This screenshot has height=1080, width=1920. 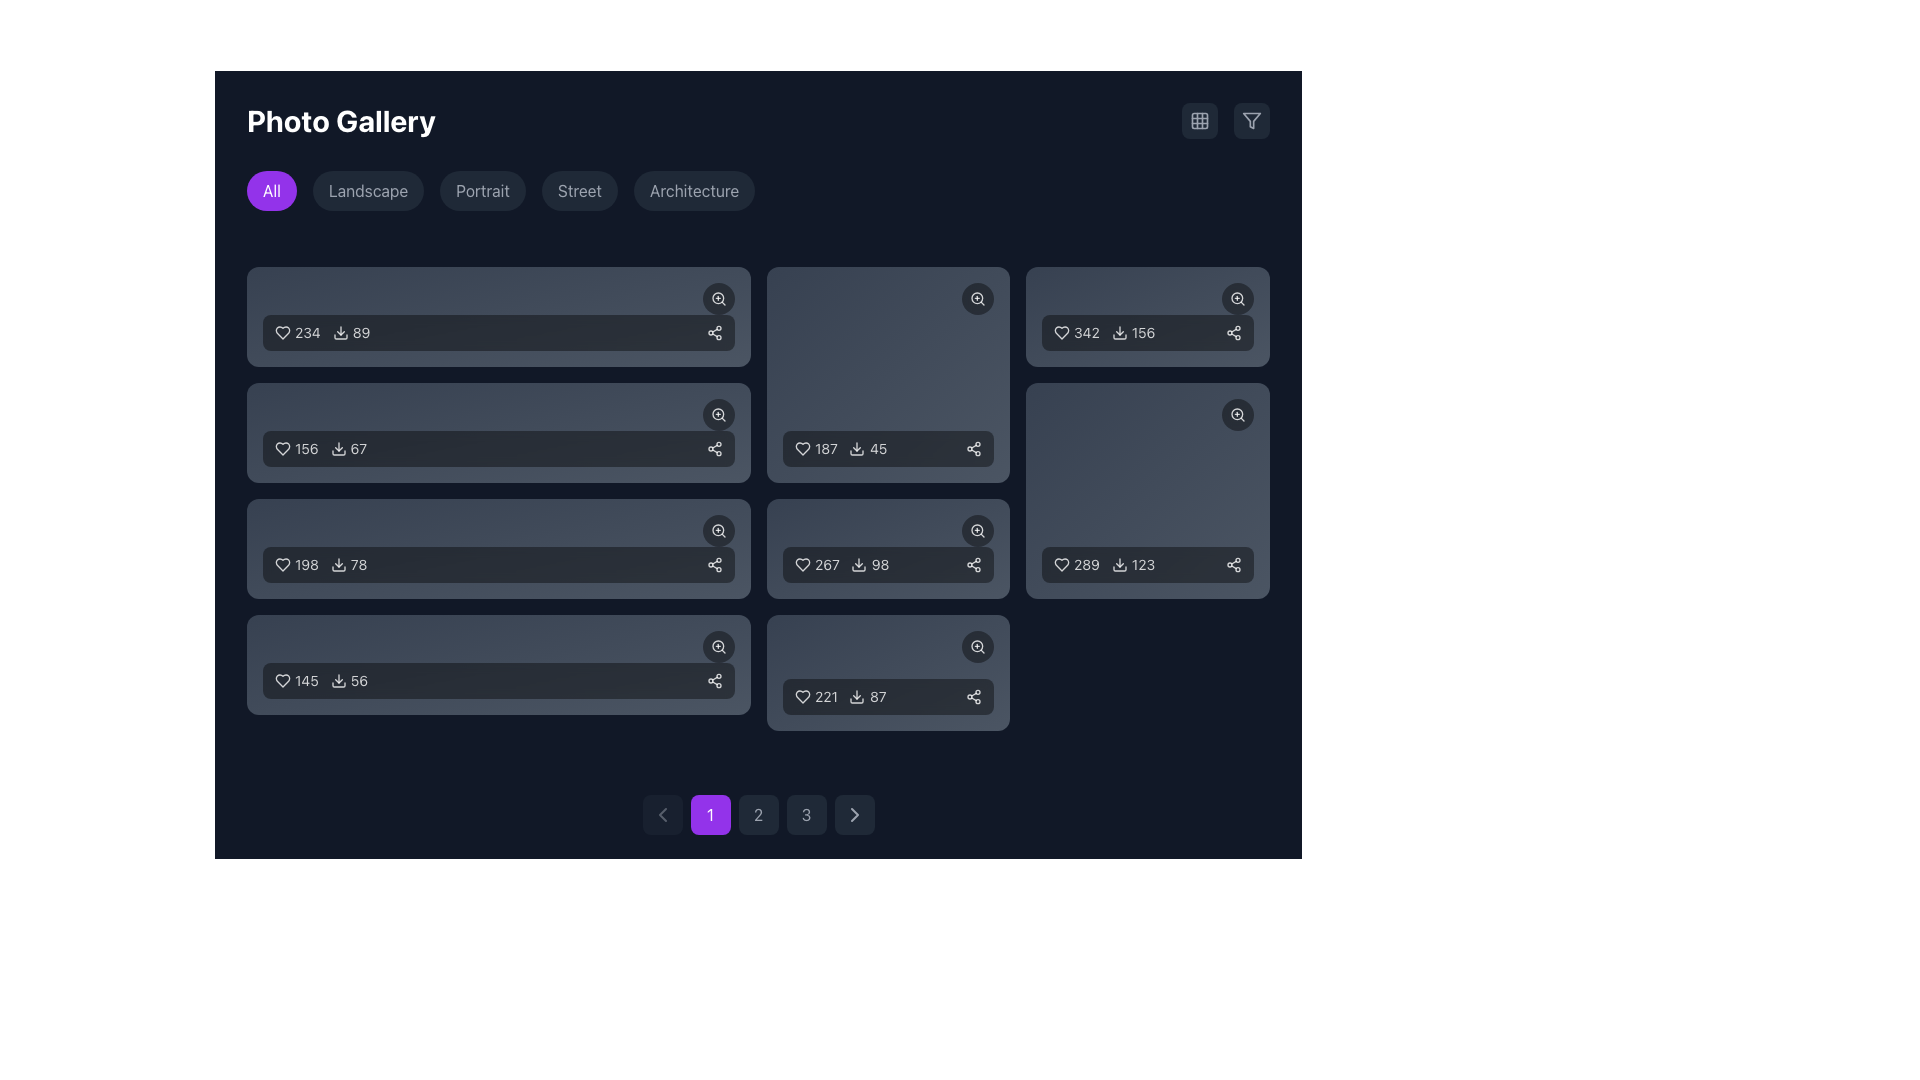 What do you see at coordinates (718, 530) in the screenshot?
I see `the circular zoom icon with a black background and a white magnifying glass symbol to magnify the image` at bounding box center [718, 530].